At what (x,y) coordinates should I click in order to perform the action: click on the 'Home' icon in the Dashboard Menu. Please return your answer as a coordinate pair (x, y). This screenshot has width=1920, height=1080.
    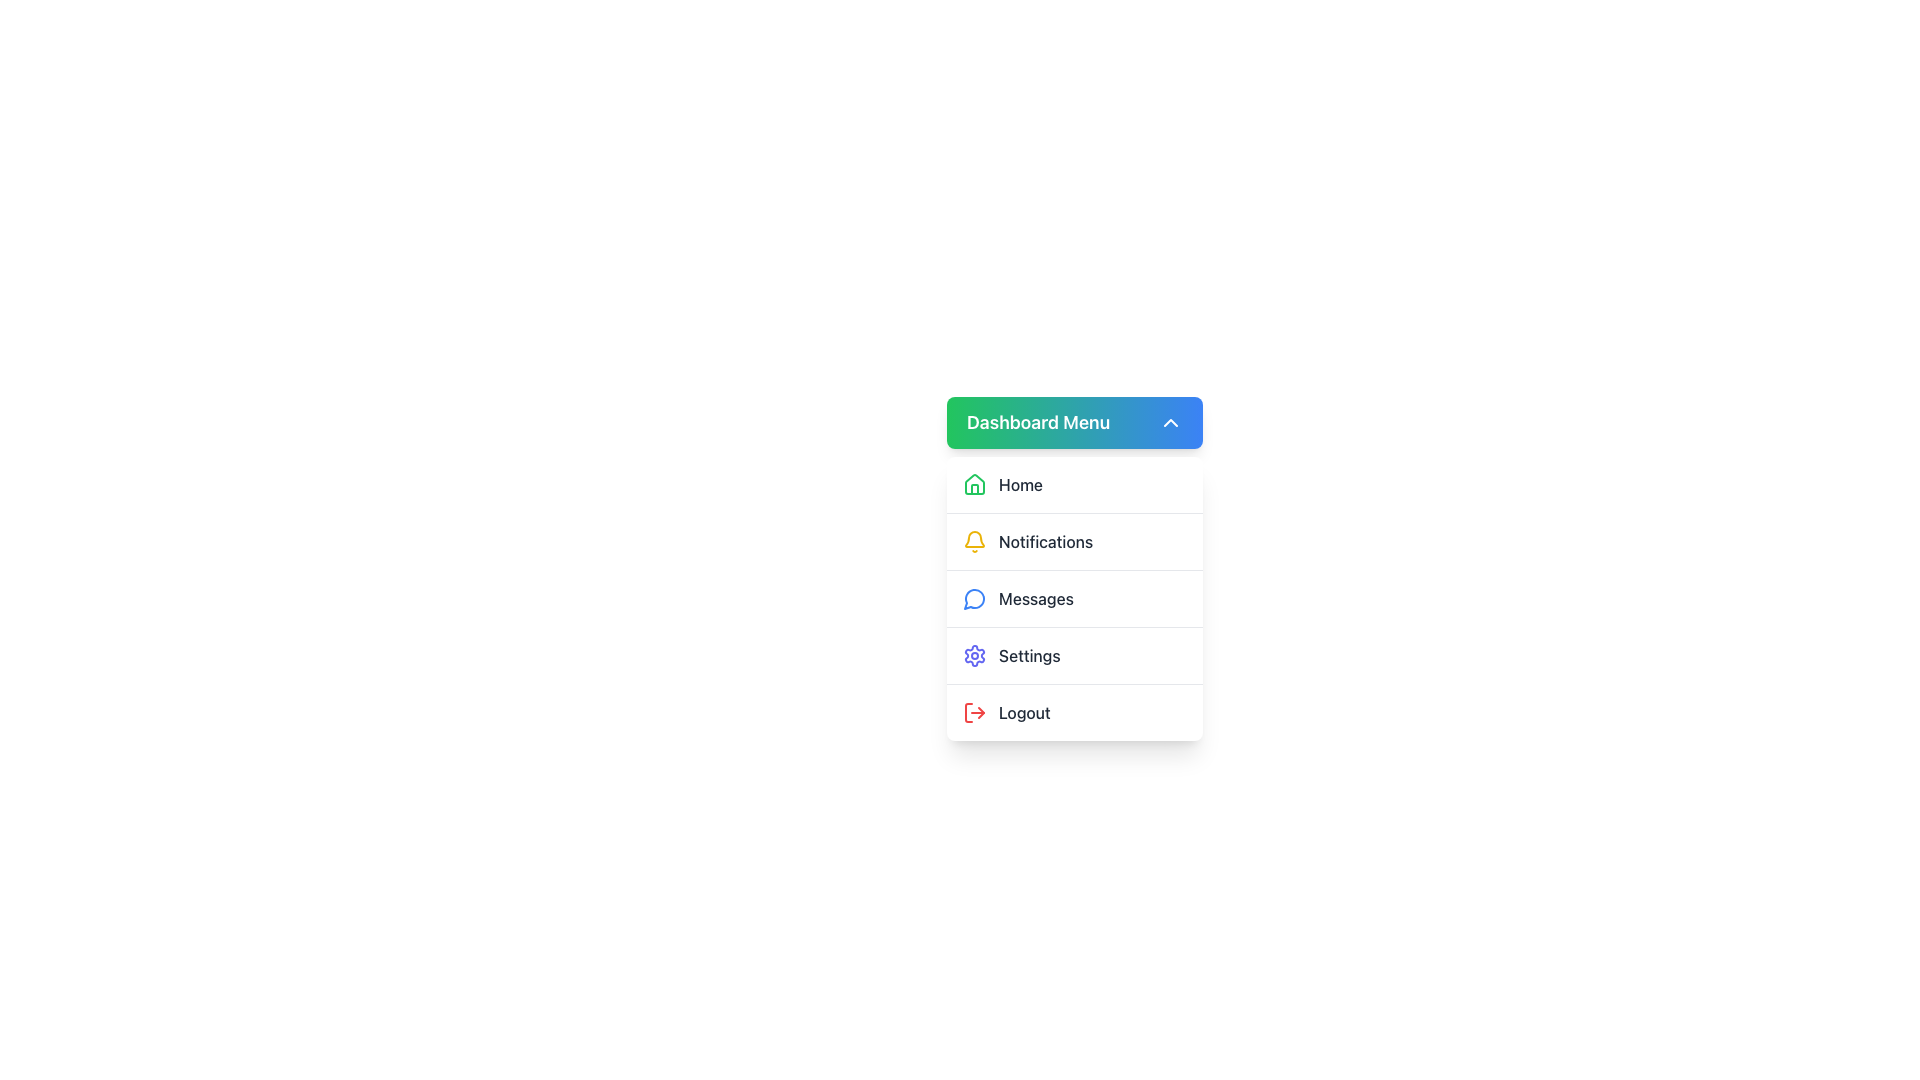
    Looking at the image, I should click on (974, 483).